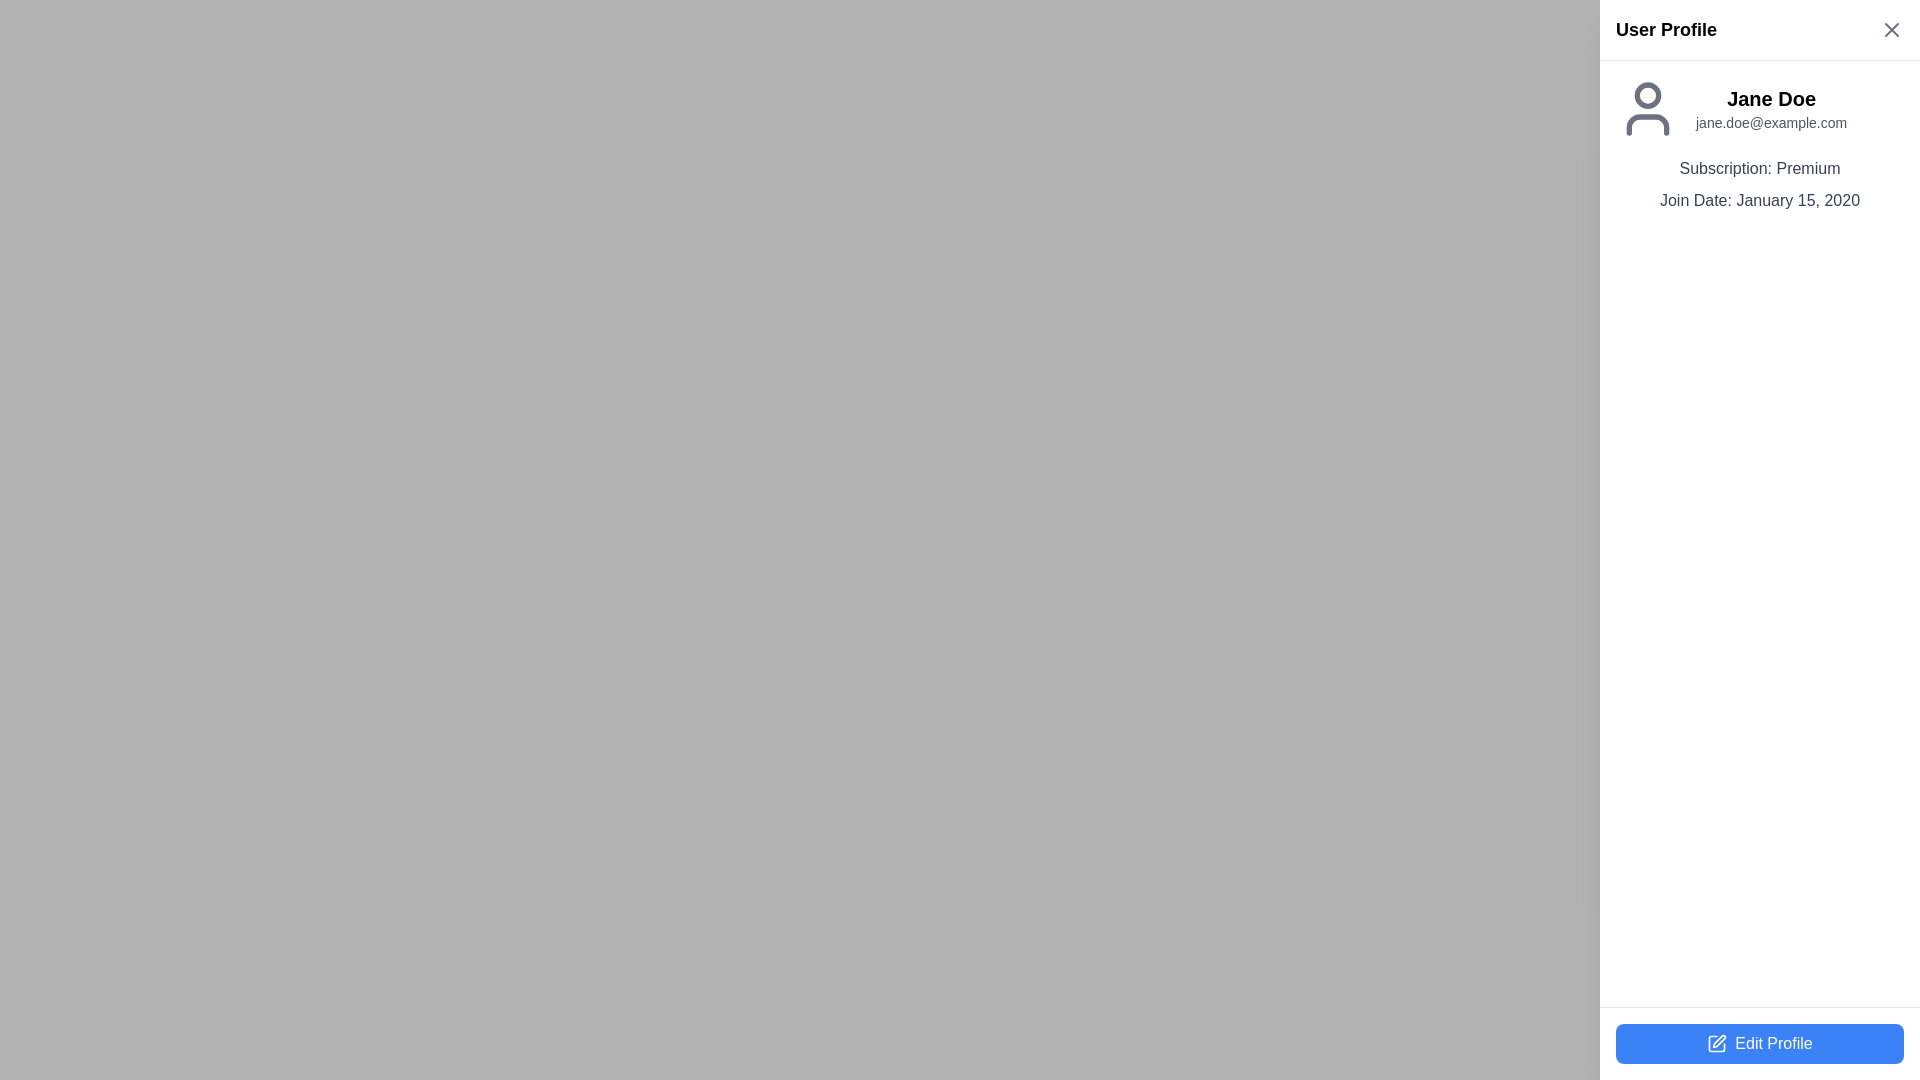 This screenshot has width=1920, height=1080. Describe the element at coordinates (1716, 1043) in the screenshot. I see `the editing icon located to the left of the 'Edit Profile' text within the 'Edit Profile' button` at that location.